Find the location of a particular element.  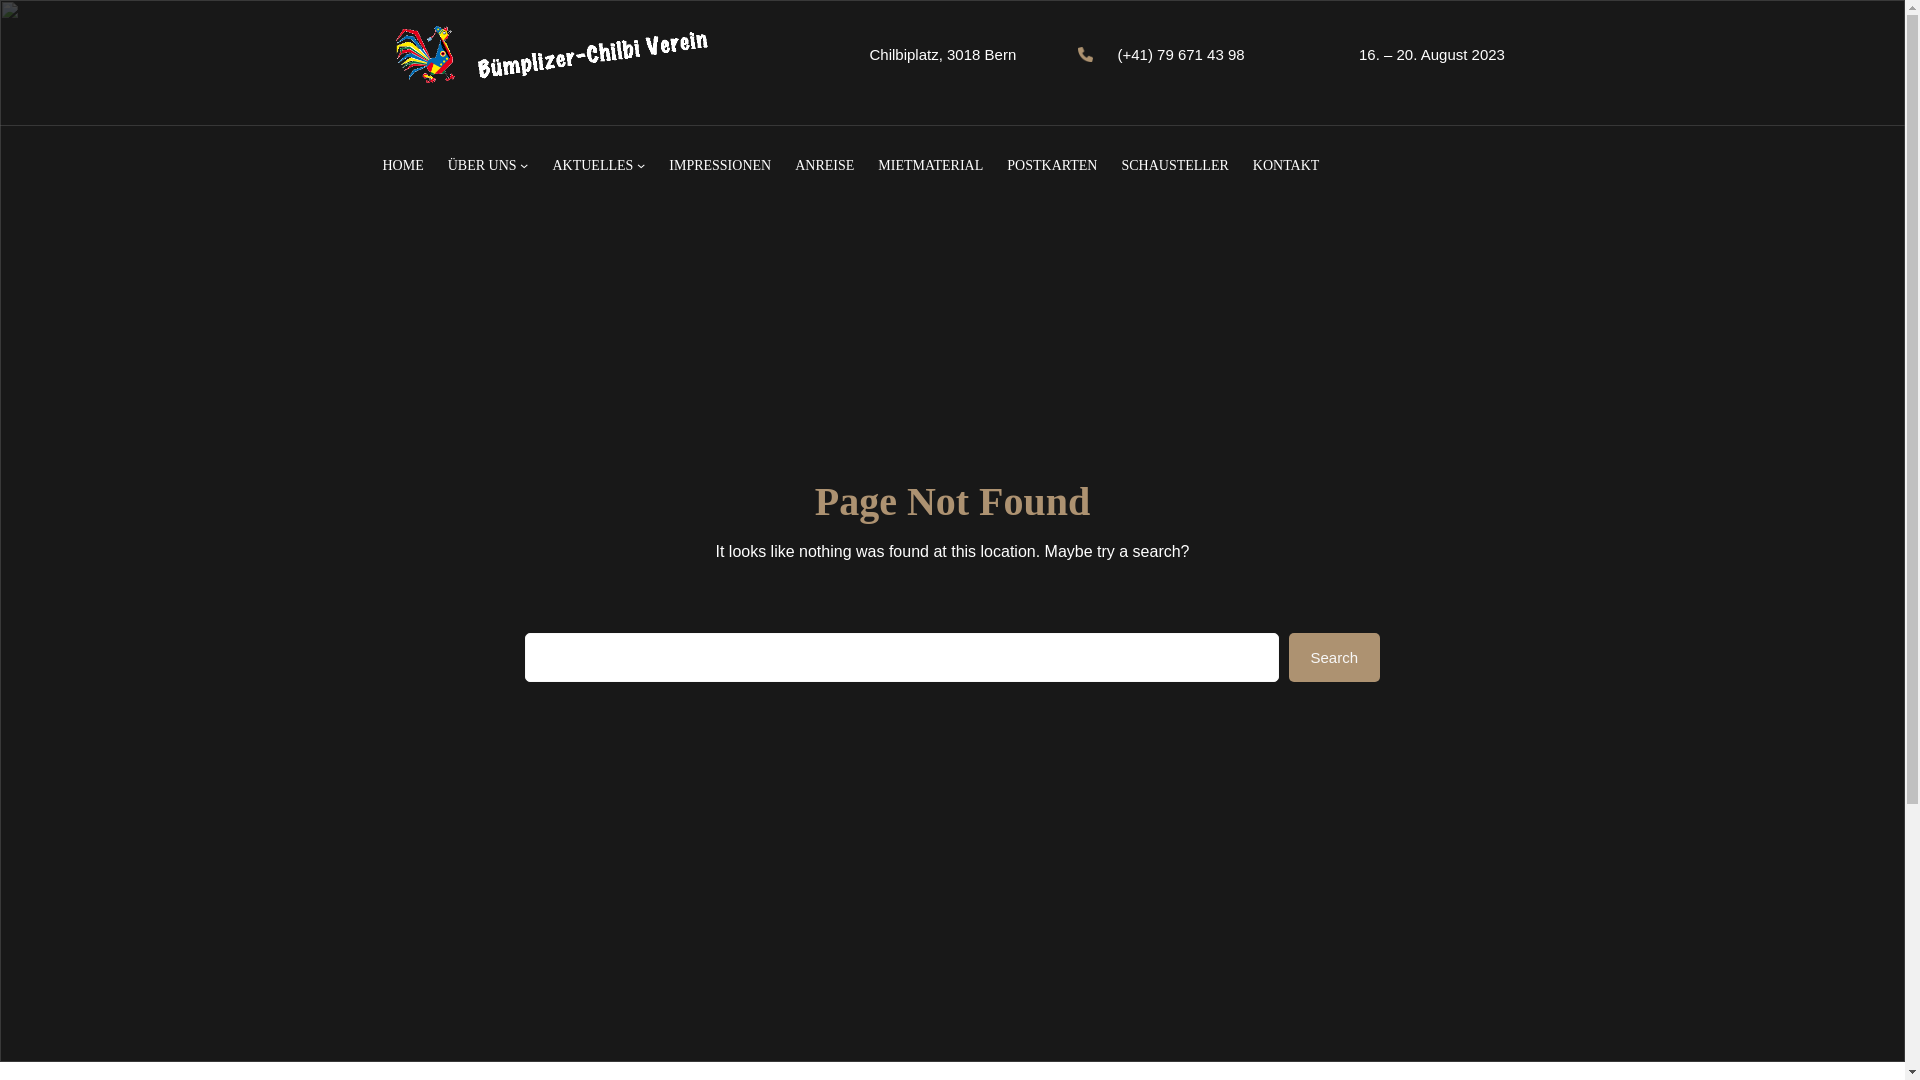

'Search' is located at coordinates (1334, 658).